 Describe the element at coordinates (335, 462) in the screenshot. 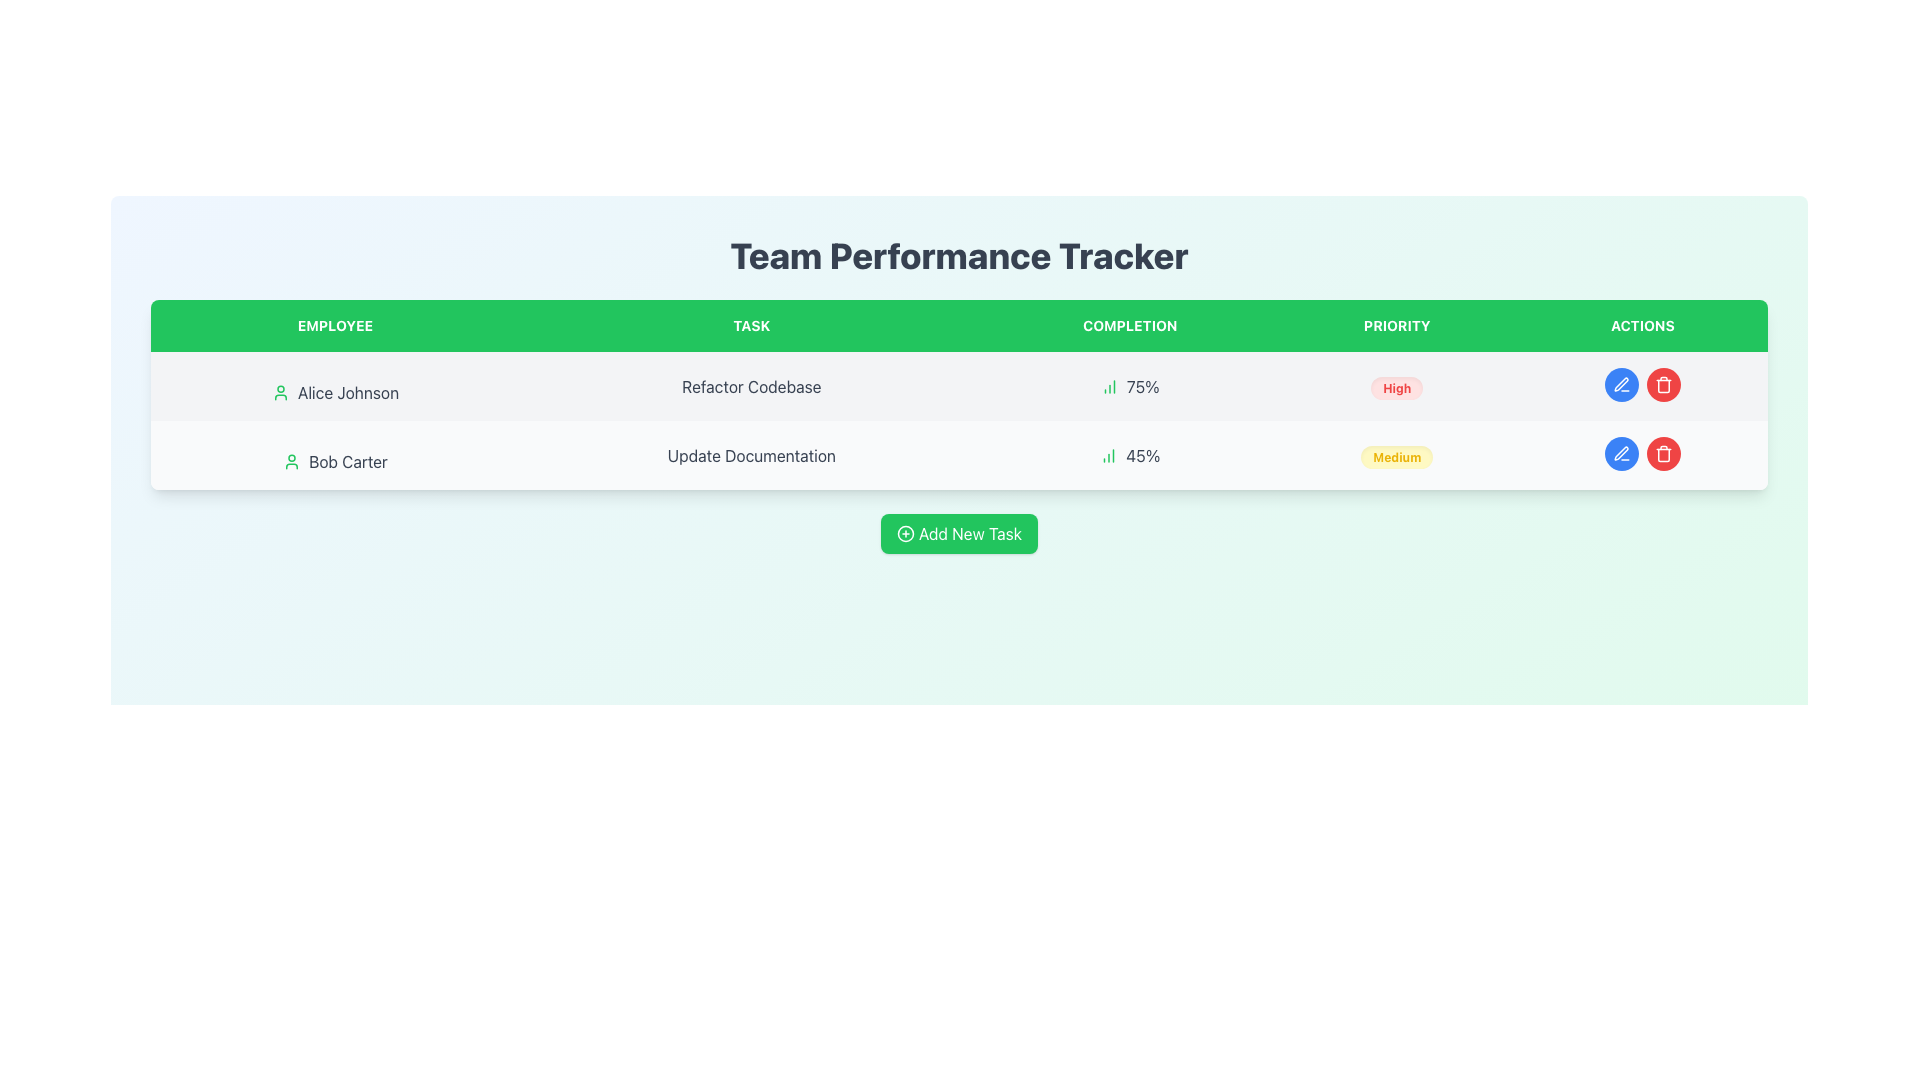

I see `the employee profile component displaying the name 'Bob Carter' and the user icon in the second row of the tabular layout under the 'EMPLOYEE' column` at that location.